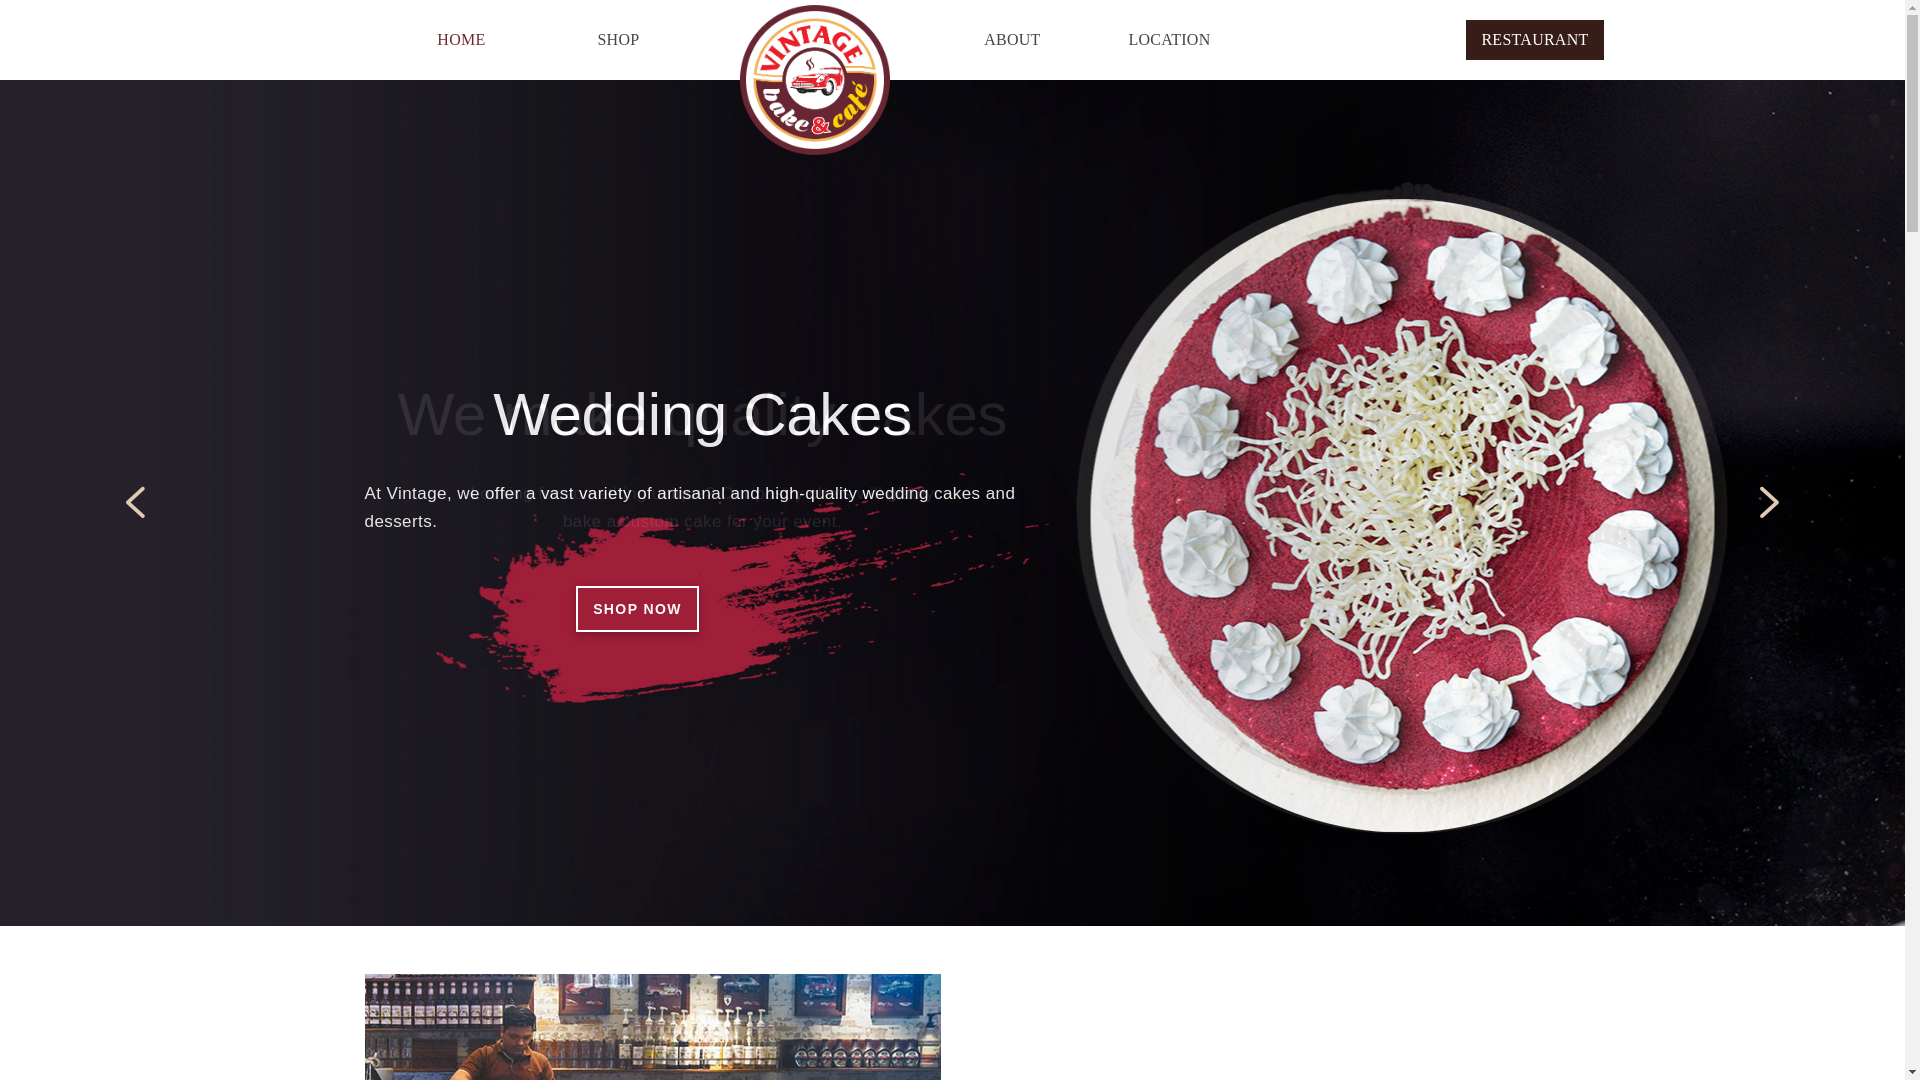  What do you see at coordinates (1128, 39) in the screenshot?
I see `'LOCATION'` at bounding box center [1128, 39].